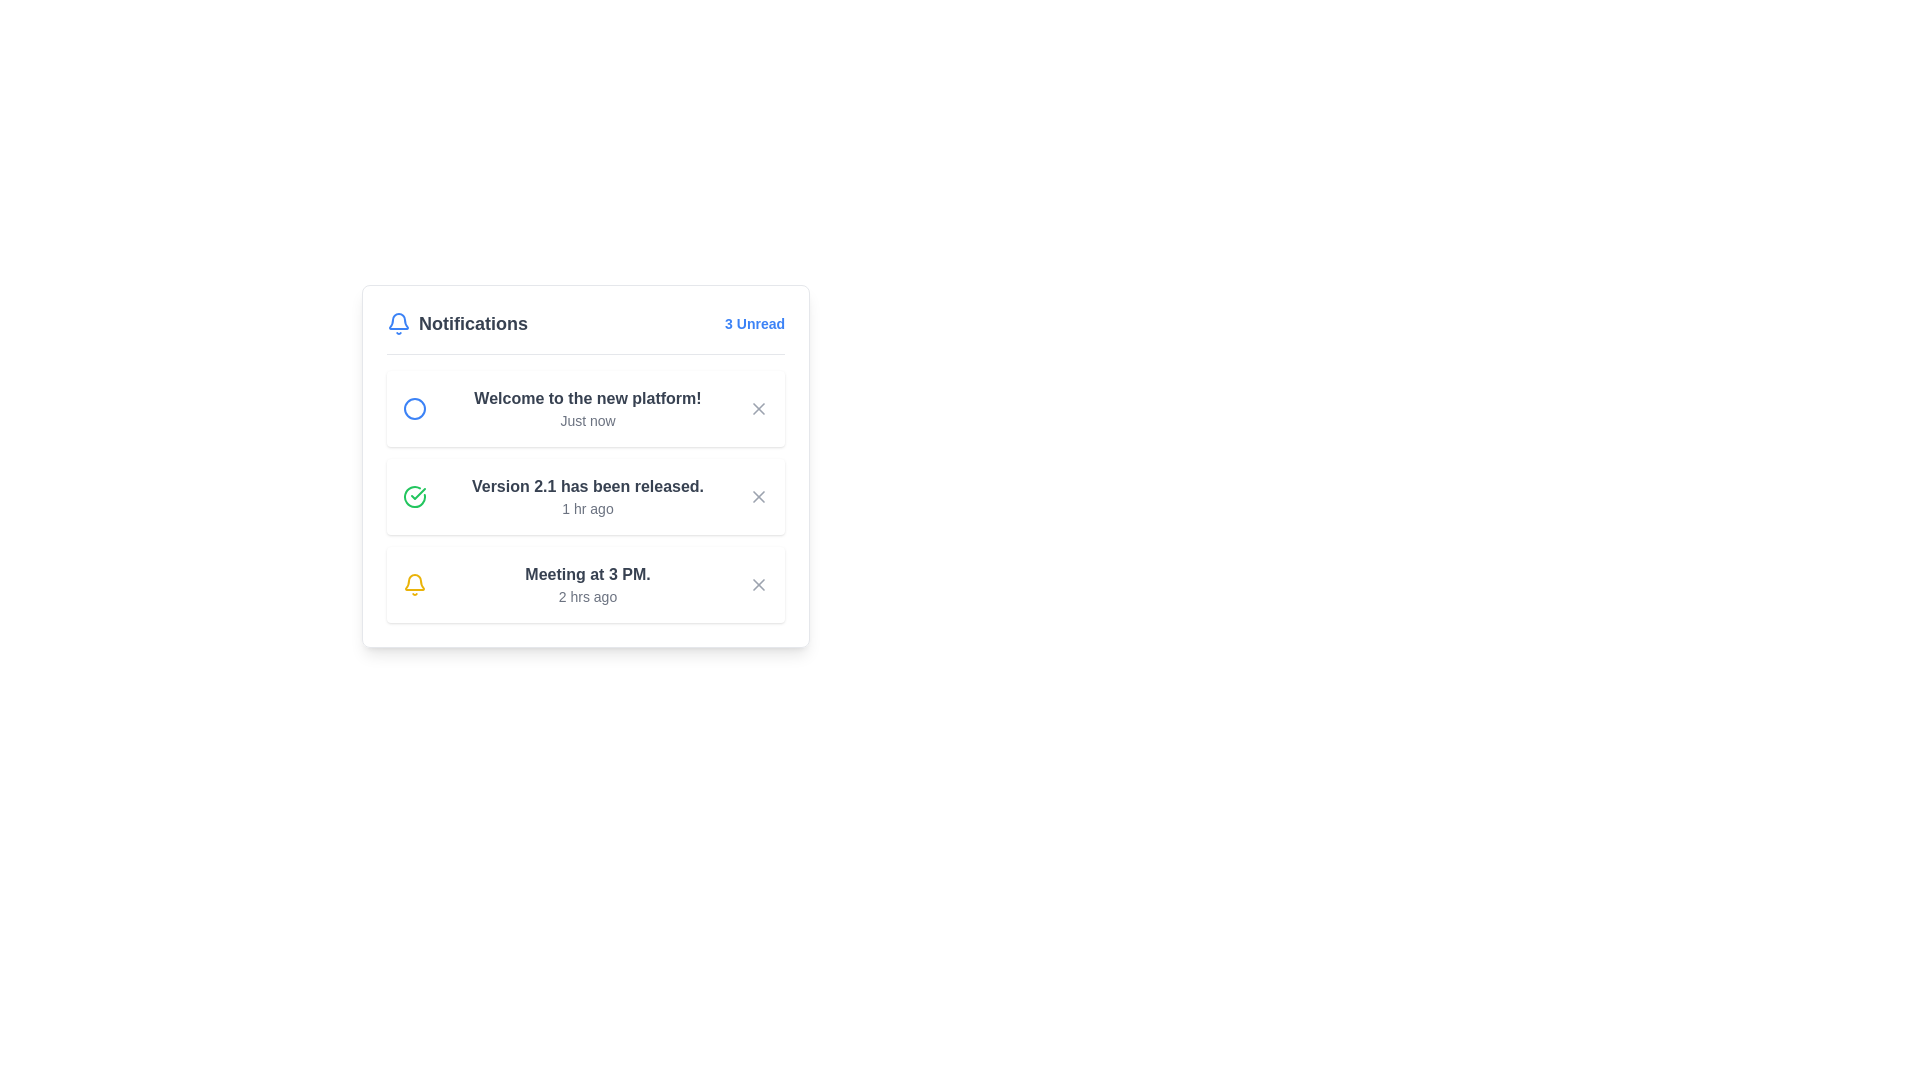 The height and width of the screenshot is (1080, 1920). What do you see at coordinates (587, 398) in the screenshot?
I see `the static text element that communicates the title of the first notification, located centrally near the top of the notification panel` at bounding box center [587, 398].